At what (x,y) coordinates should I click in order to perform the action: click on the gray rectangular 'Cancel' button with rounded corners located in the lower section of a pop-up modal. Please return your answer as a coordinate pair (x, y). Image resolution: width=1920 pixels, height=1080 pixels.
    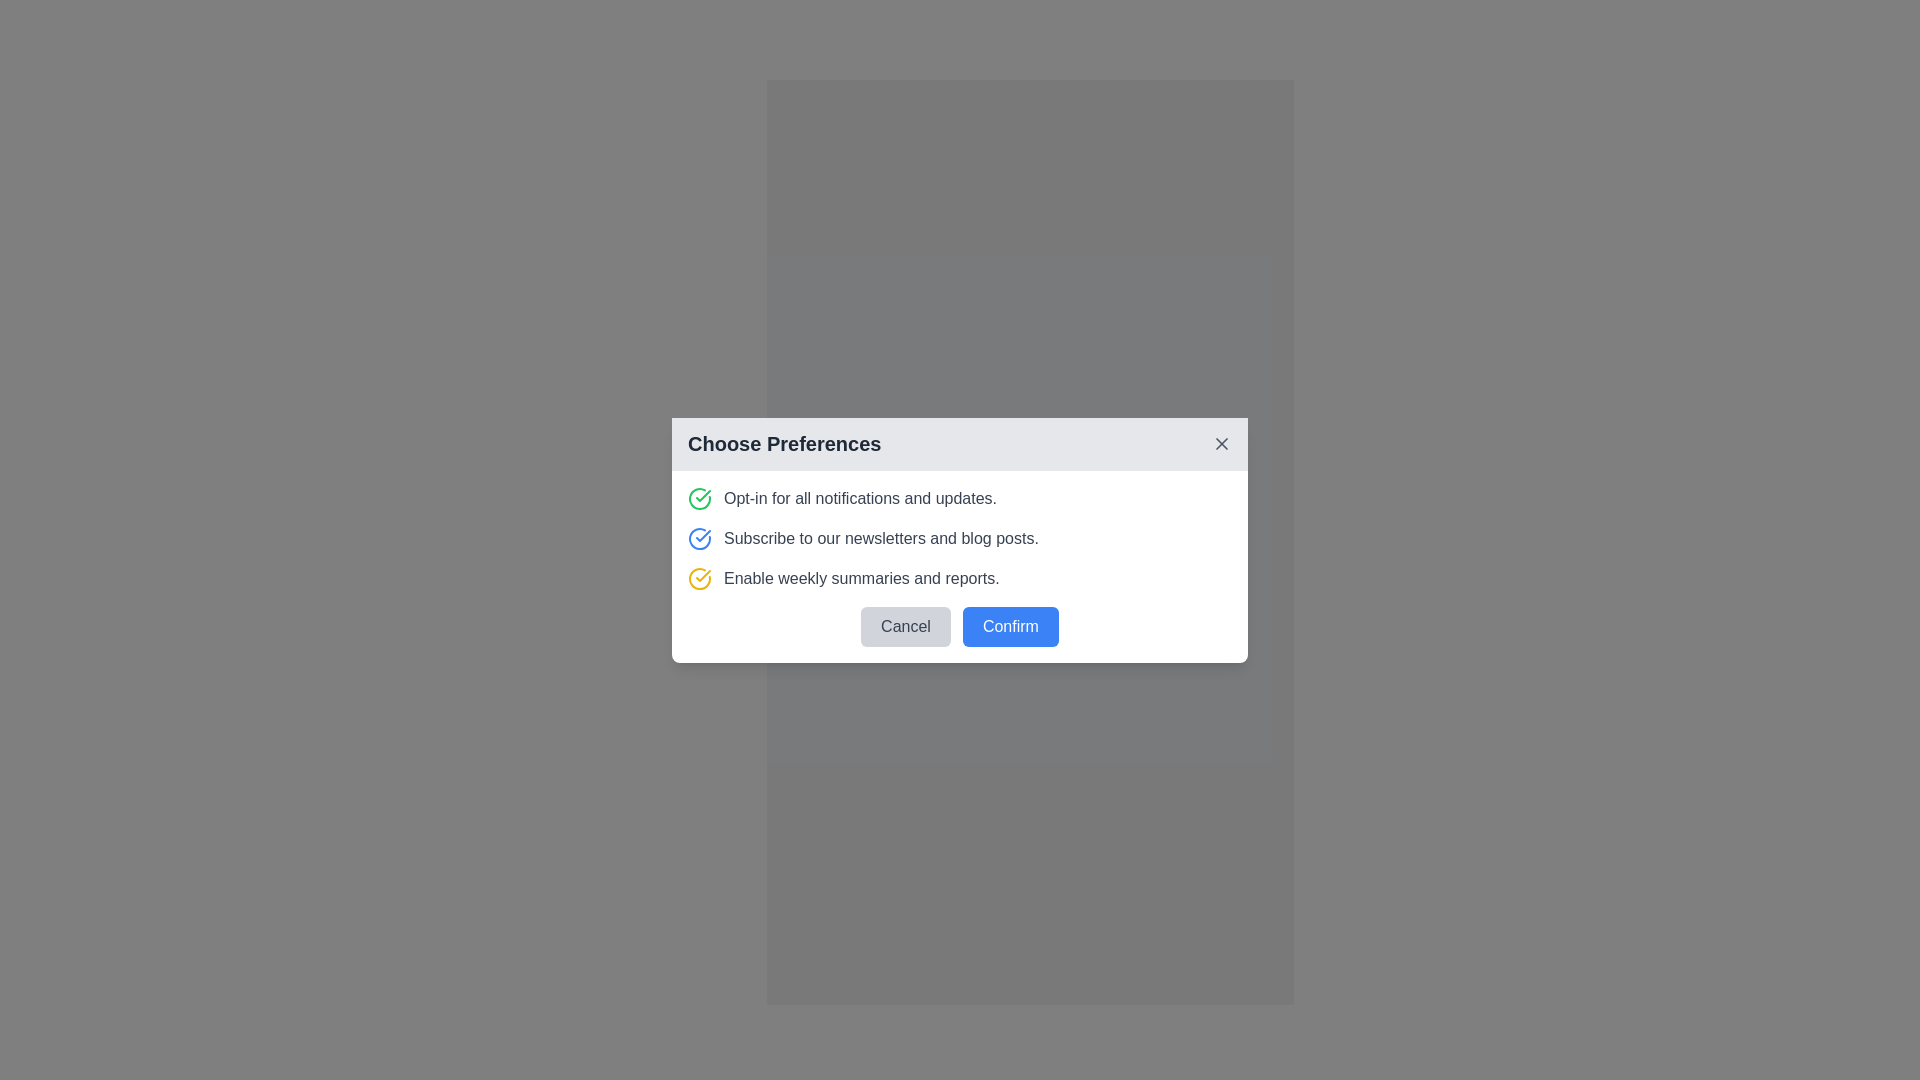
    Looking at the image, I should click on (905, 625).